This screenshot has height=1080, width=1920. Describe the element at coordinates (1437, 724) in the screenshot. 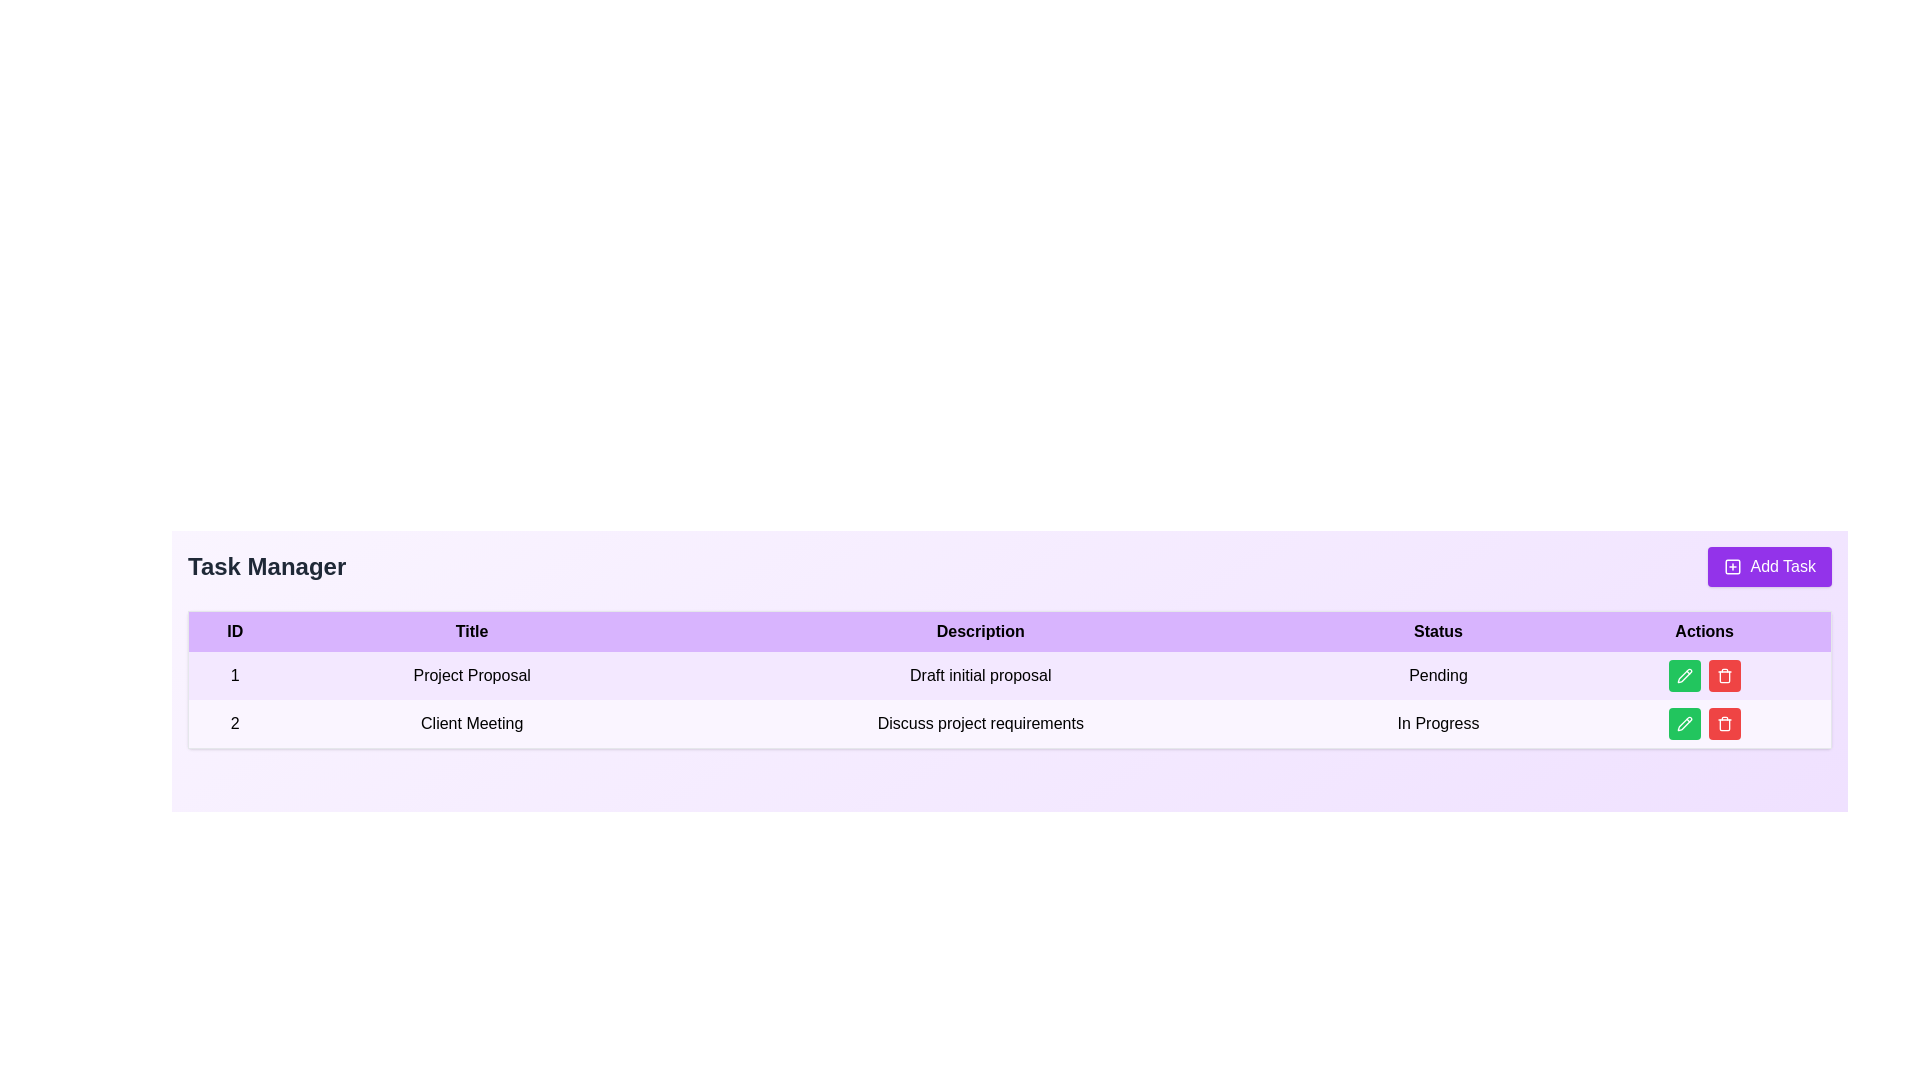

I see `the status indicator text label for the task with ID 2 titled 'Client Meeting', located in the 'Status' column` at that location.